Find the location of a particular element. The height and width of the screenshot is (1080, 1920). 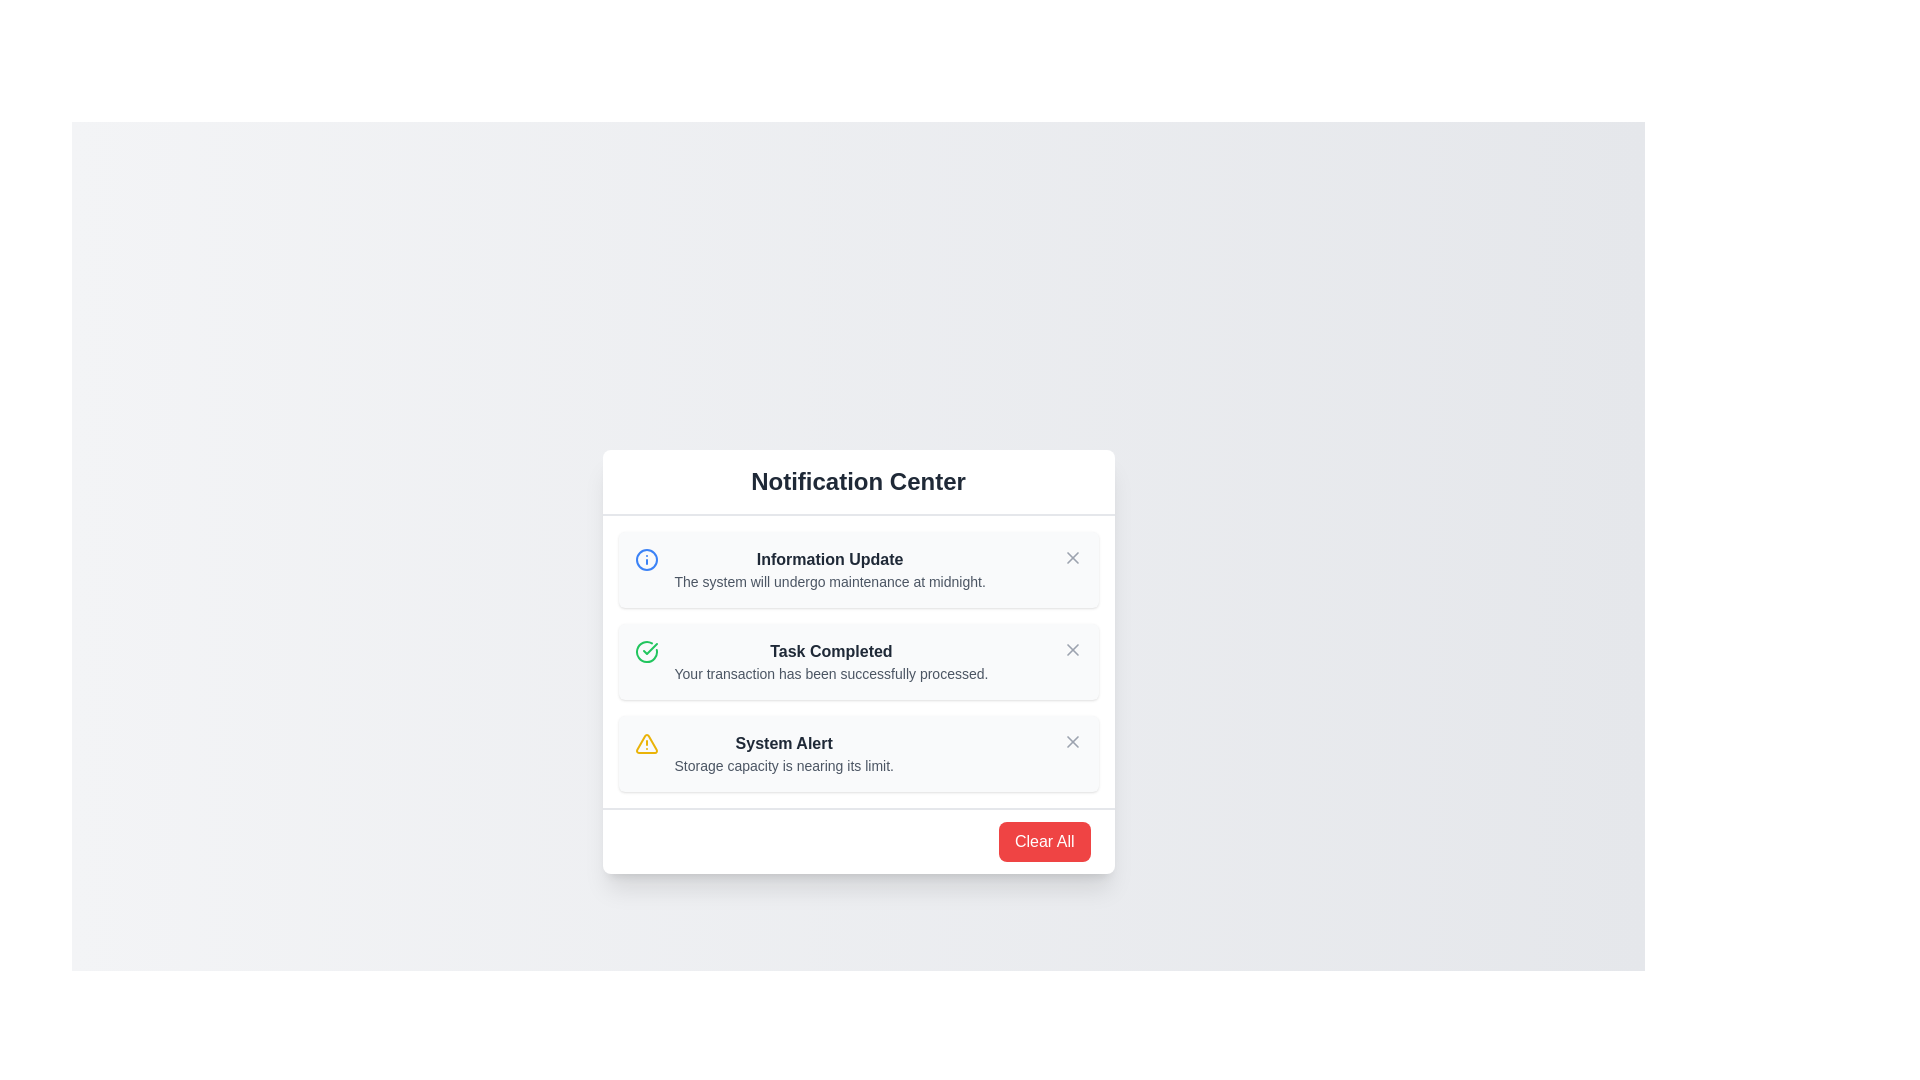

the informational text label stating 'Storage capacity is nearing its limit.' which is located beneath the 'System Alert' title in the notification panel is located at coordinates (783, 765).